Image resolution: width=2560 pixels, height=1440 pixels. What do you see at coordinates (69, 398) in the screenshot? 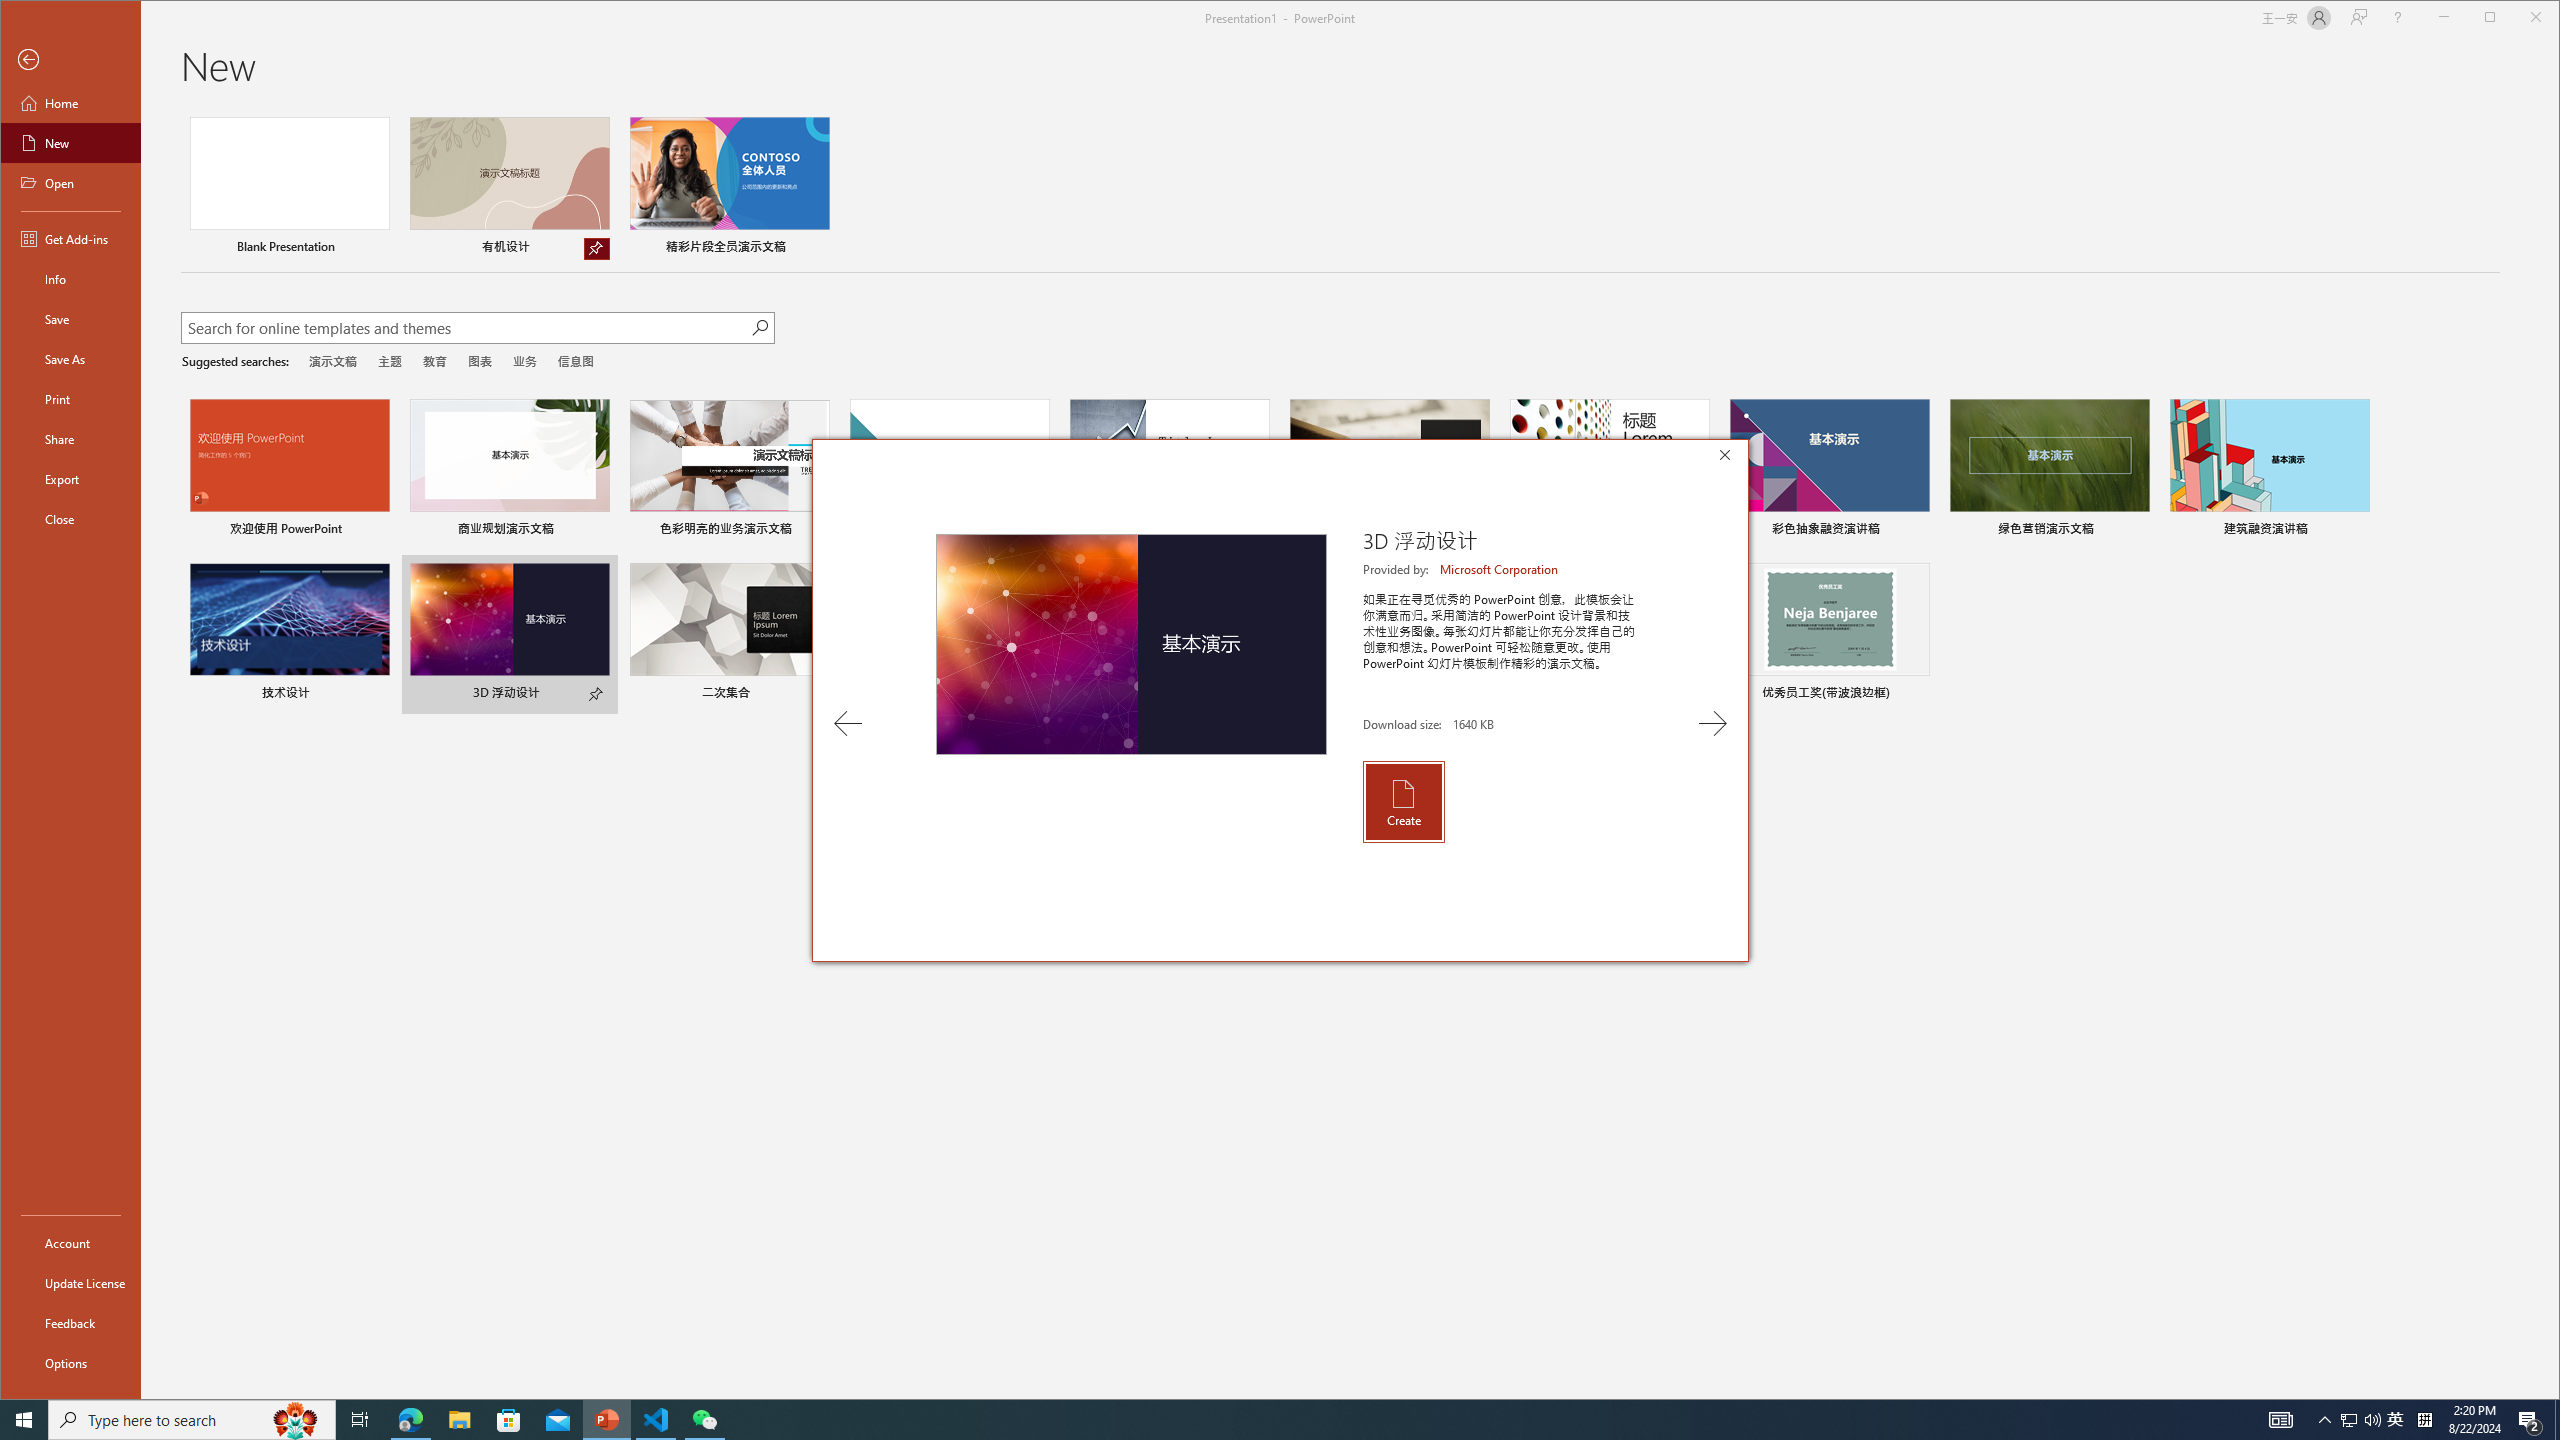
I see `'Print'` at bounding box center [69, 398].